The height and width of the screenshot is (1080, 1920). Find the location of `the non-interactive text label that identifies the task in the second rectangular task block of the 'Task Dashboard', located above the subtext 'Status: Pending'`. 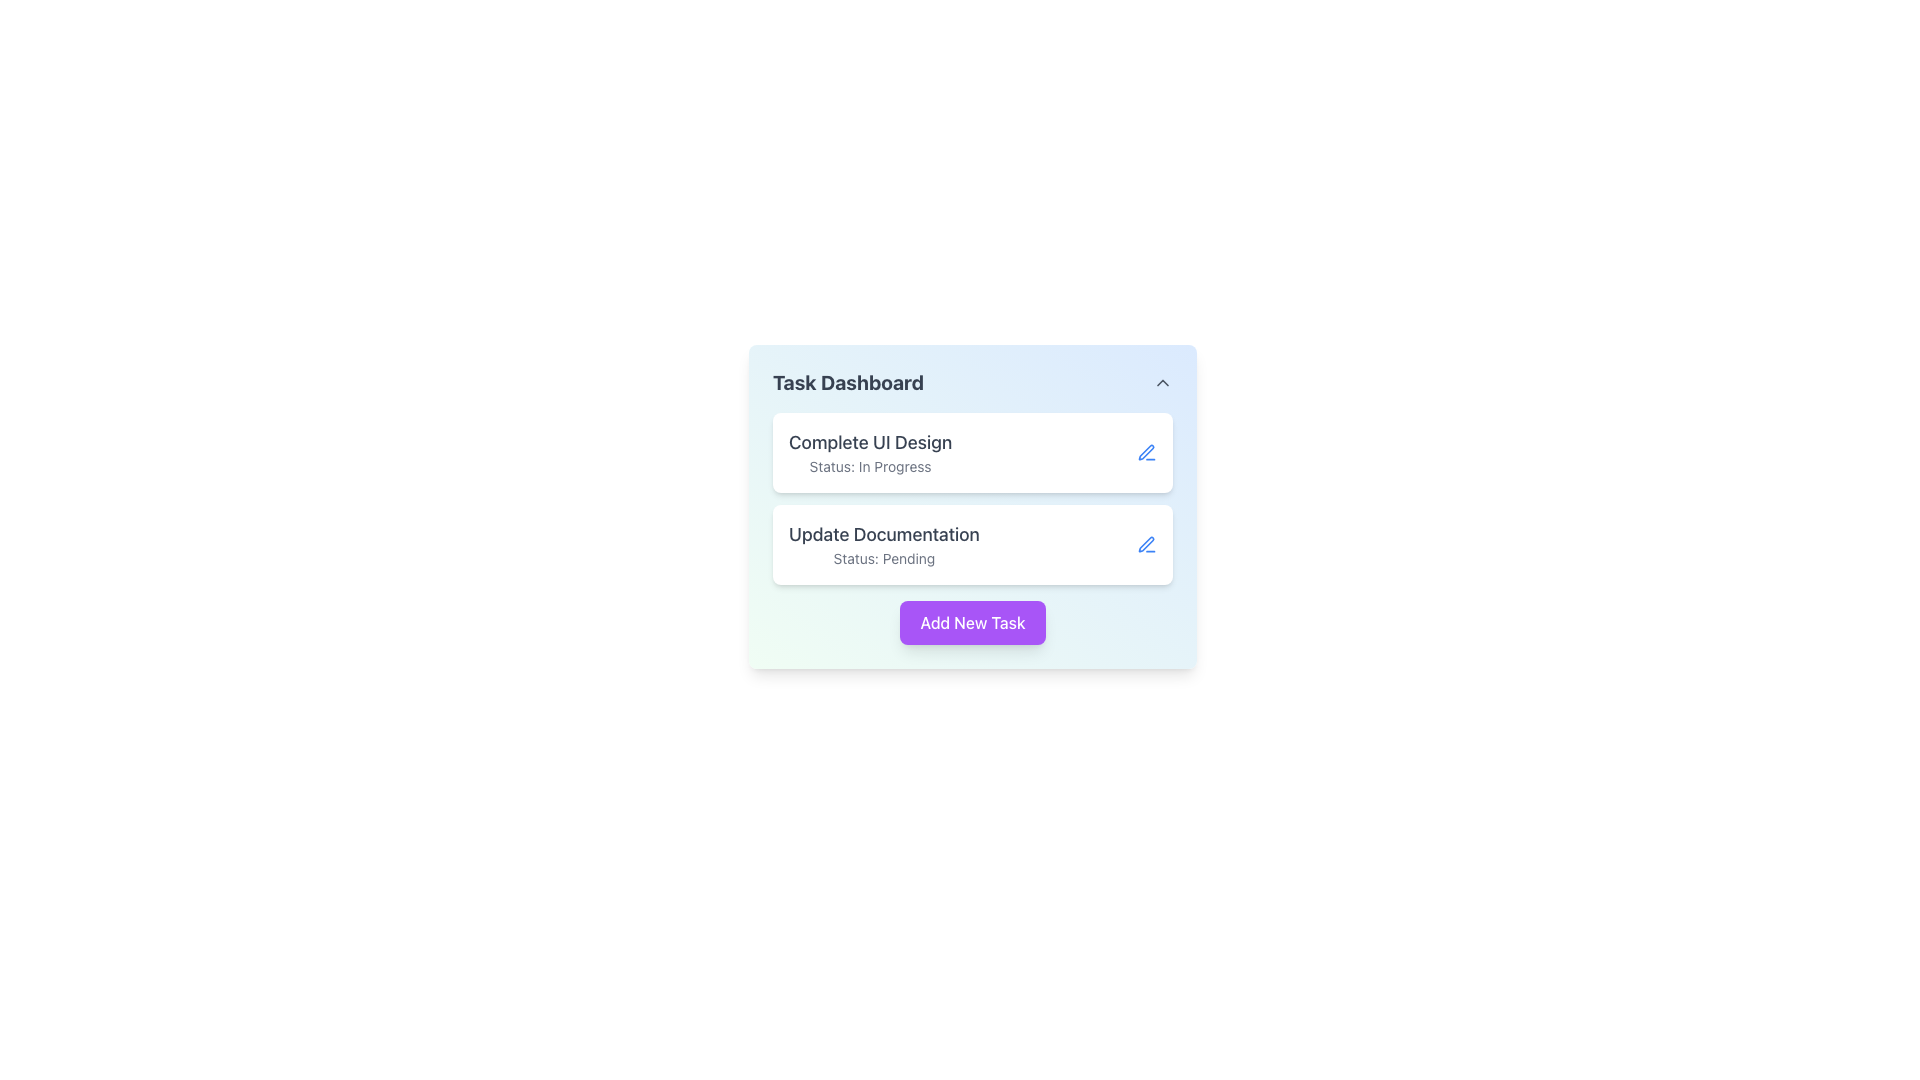

the non-interactive text label that identifies the task in the second rectangular task block of the 'Task Dashboard', located above the subtext 'Status: Pending' is located at coordinates (883, 534).